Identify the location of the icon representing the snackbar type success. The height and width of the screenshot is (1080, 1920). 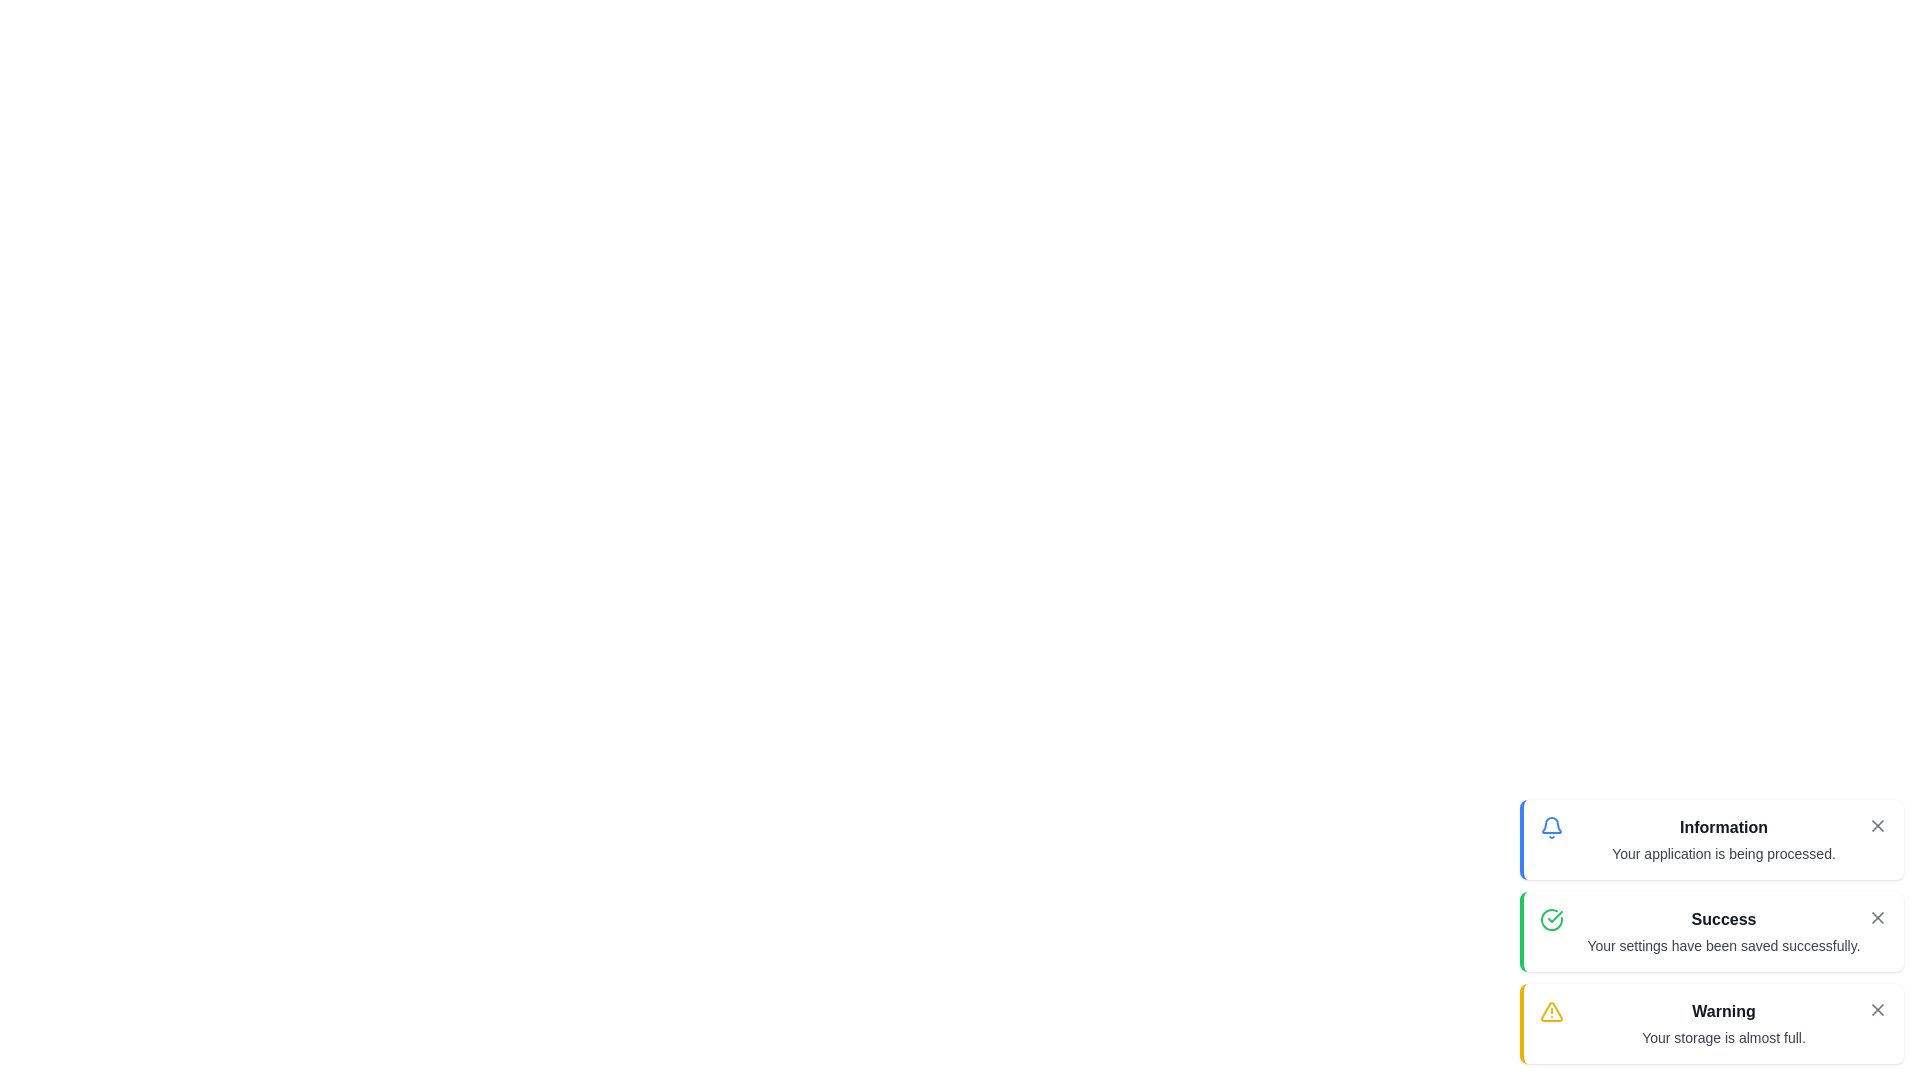
(1550, 920).